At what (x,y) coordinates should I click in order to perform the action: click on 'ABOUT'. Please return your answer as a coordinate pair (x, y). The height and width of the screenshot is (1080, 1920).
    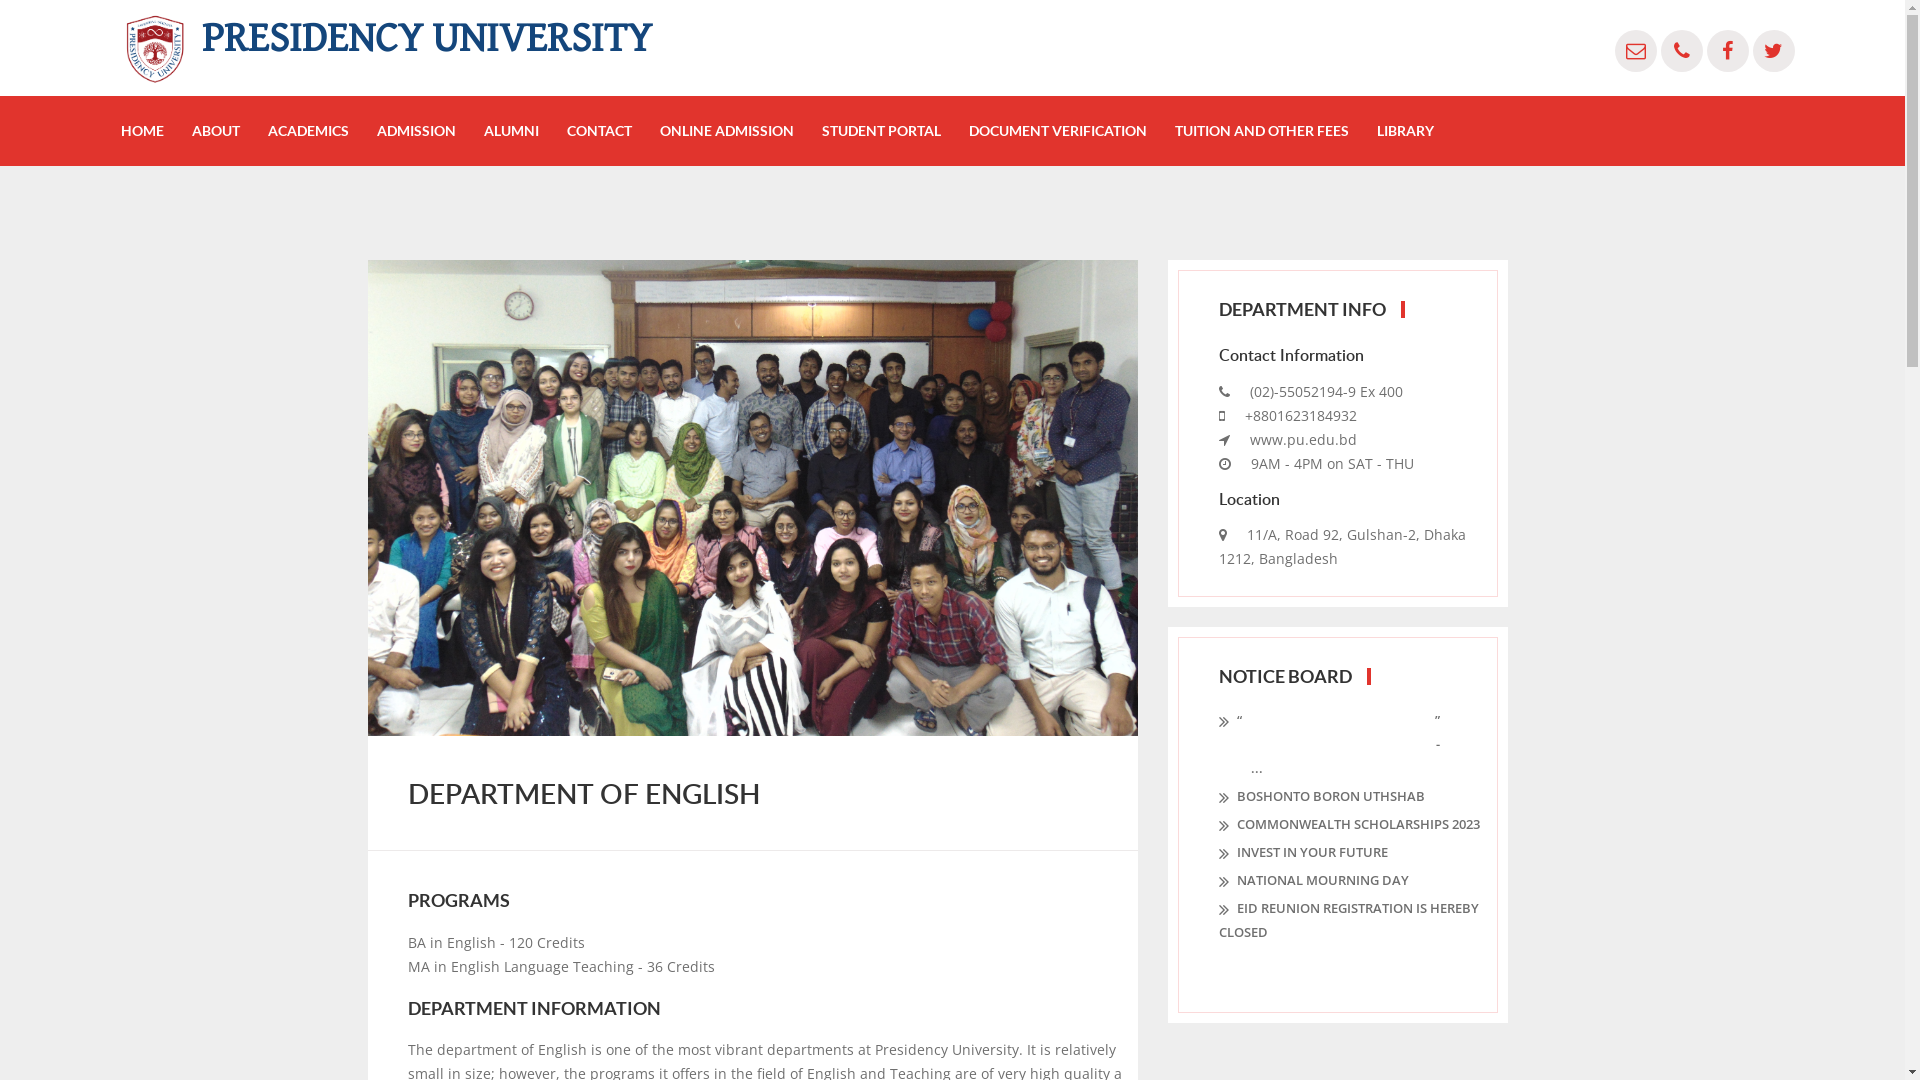
    Looking at the image, I should click on (216, 131).